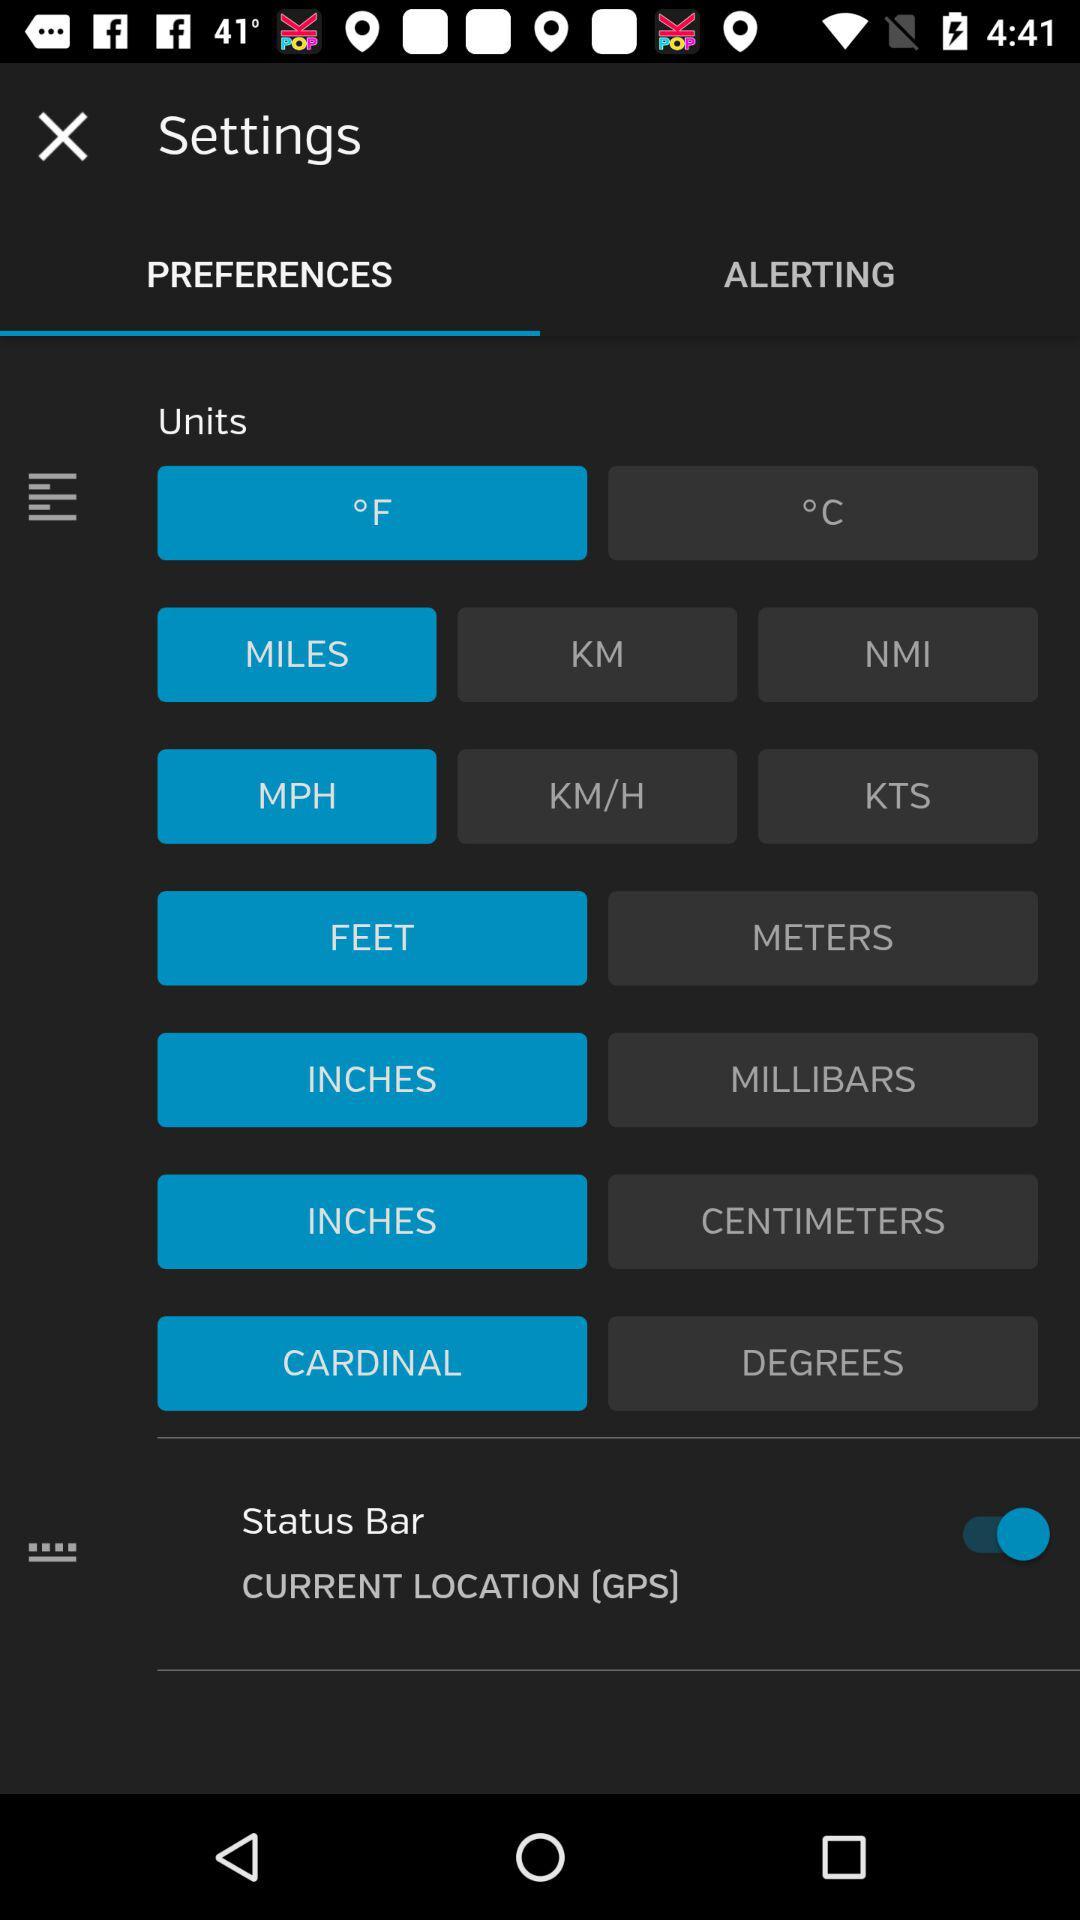 The image size is (1080, 1920). What do you see at coordinates (897, 795) in the screenshot?
I see `the item to the right of km/h` at bounding box center [897, 795].